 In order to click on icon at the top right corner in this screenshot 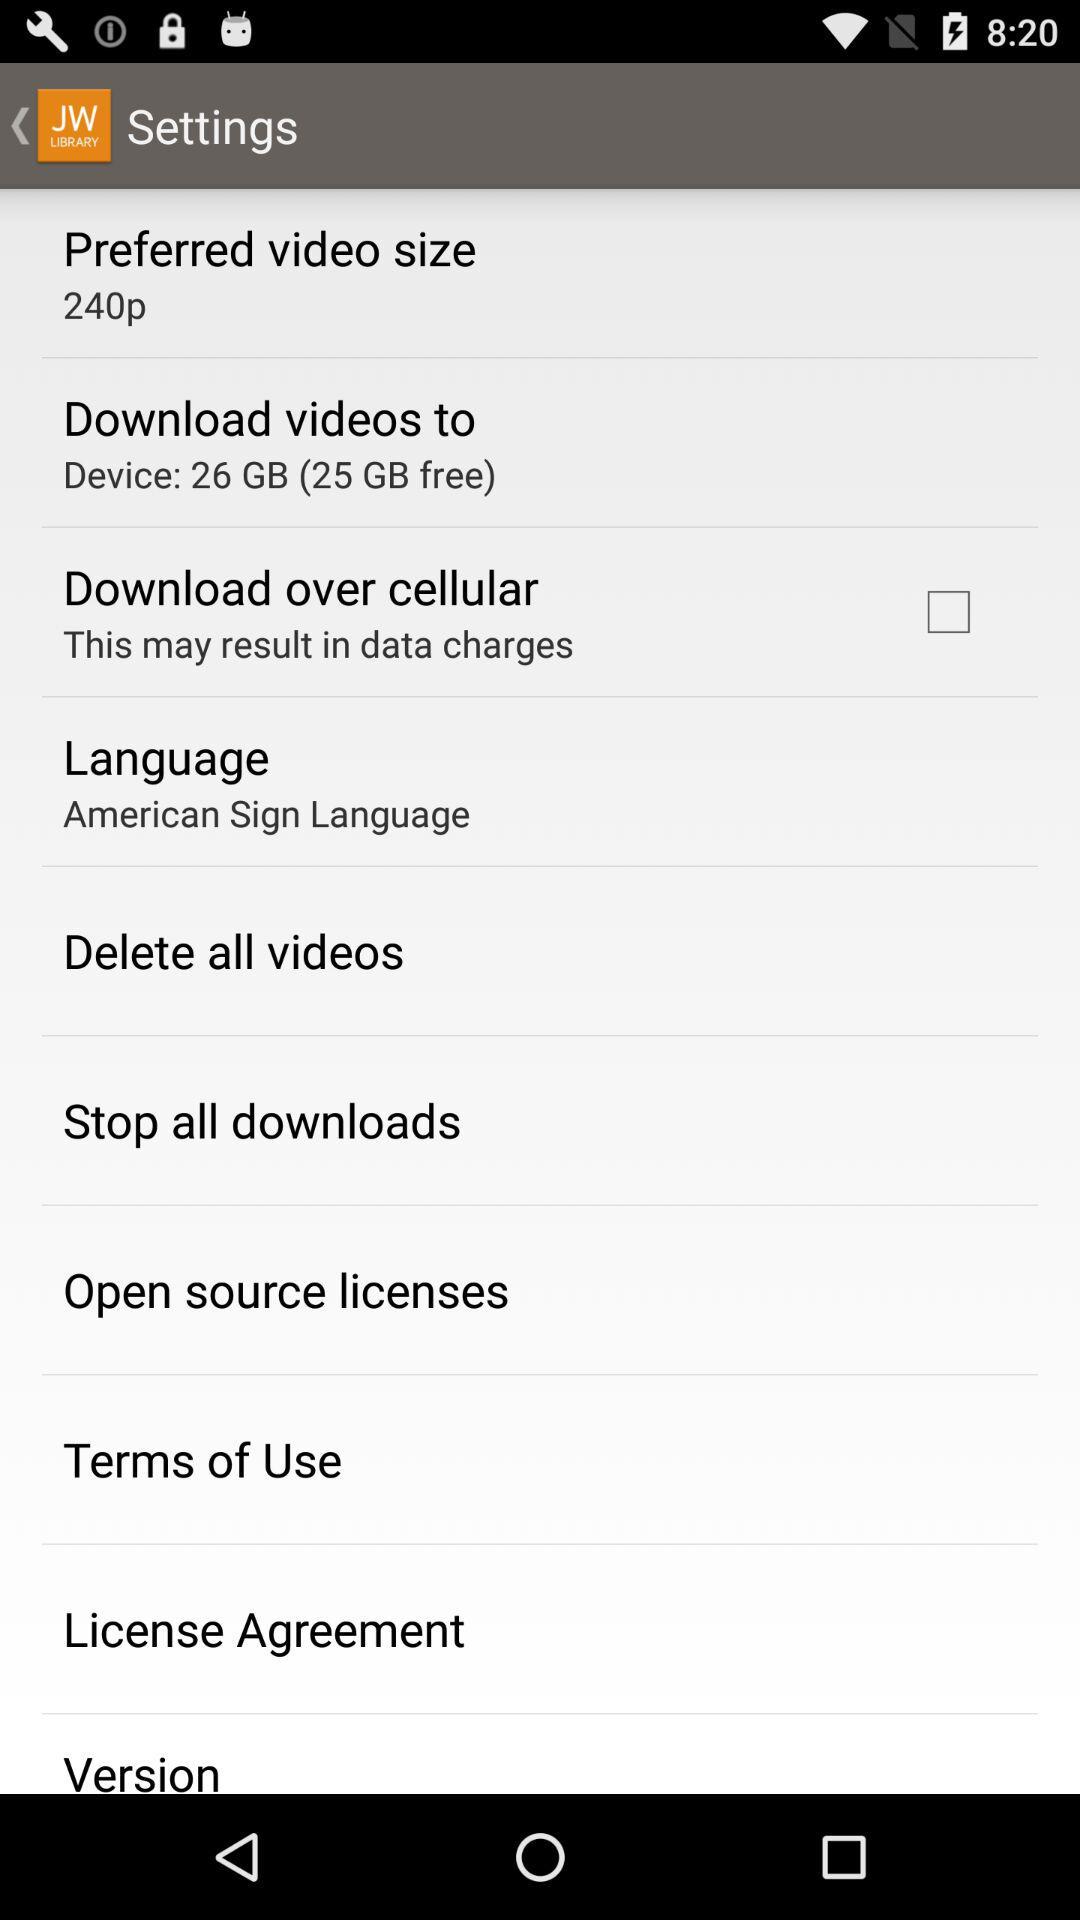, I will do `click(947, 610)`.